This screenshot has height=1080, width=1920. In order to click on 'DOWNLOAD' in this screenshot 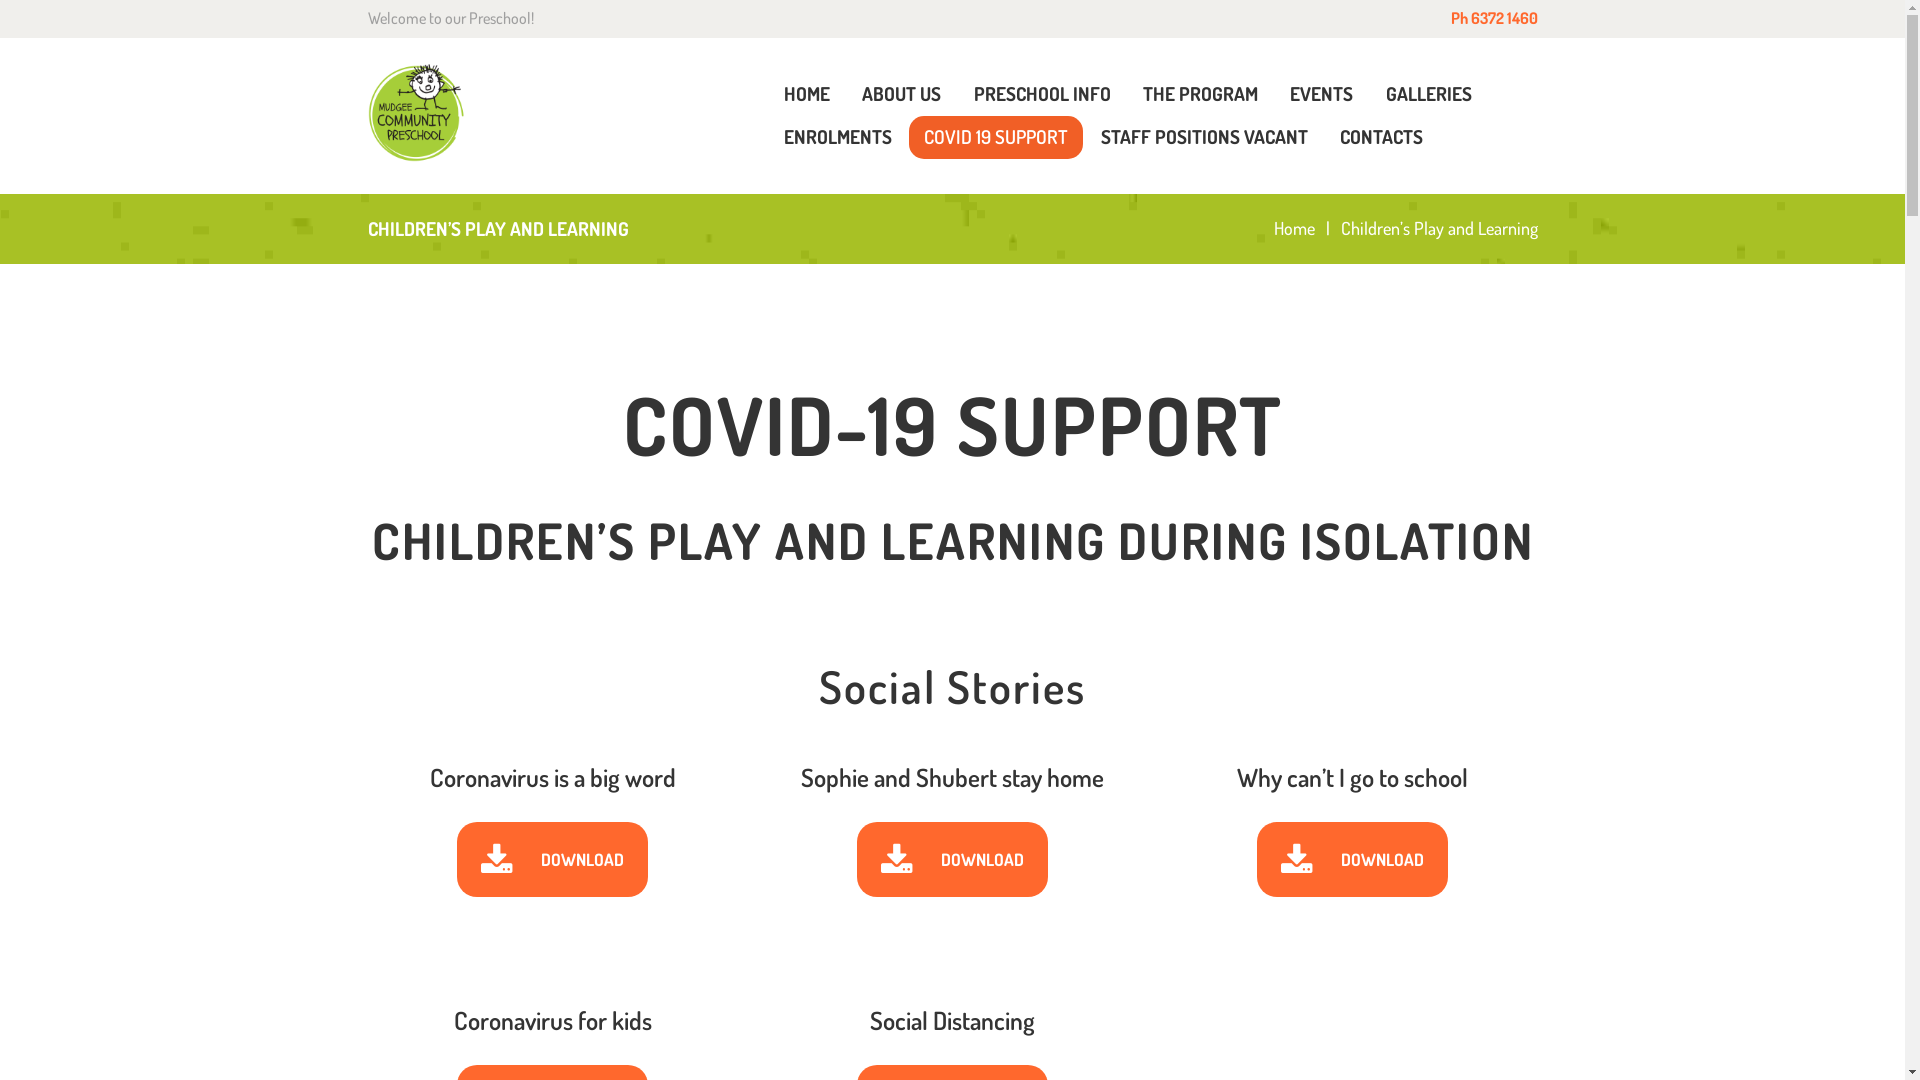, I will do `click(1352, 859)`.